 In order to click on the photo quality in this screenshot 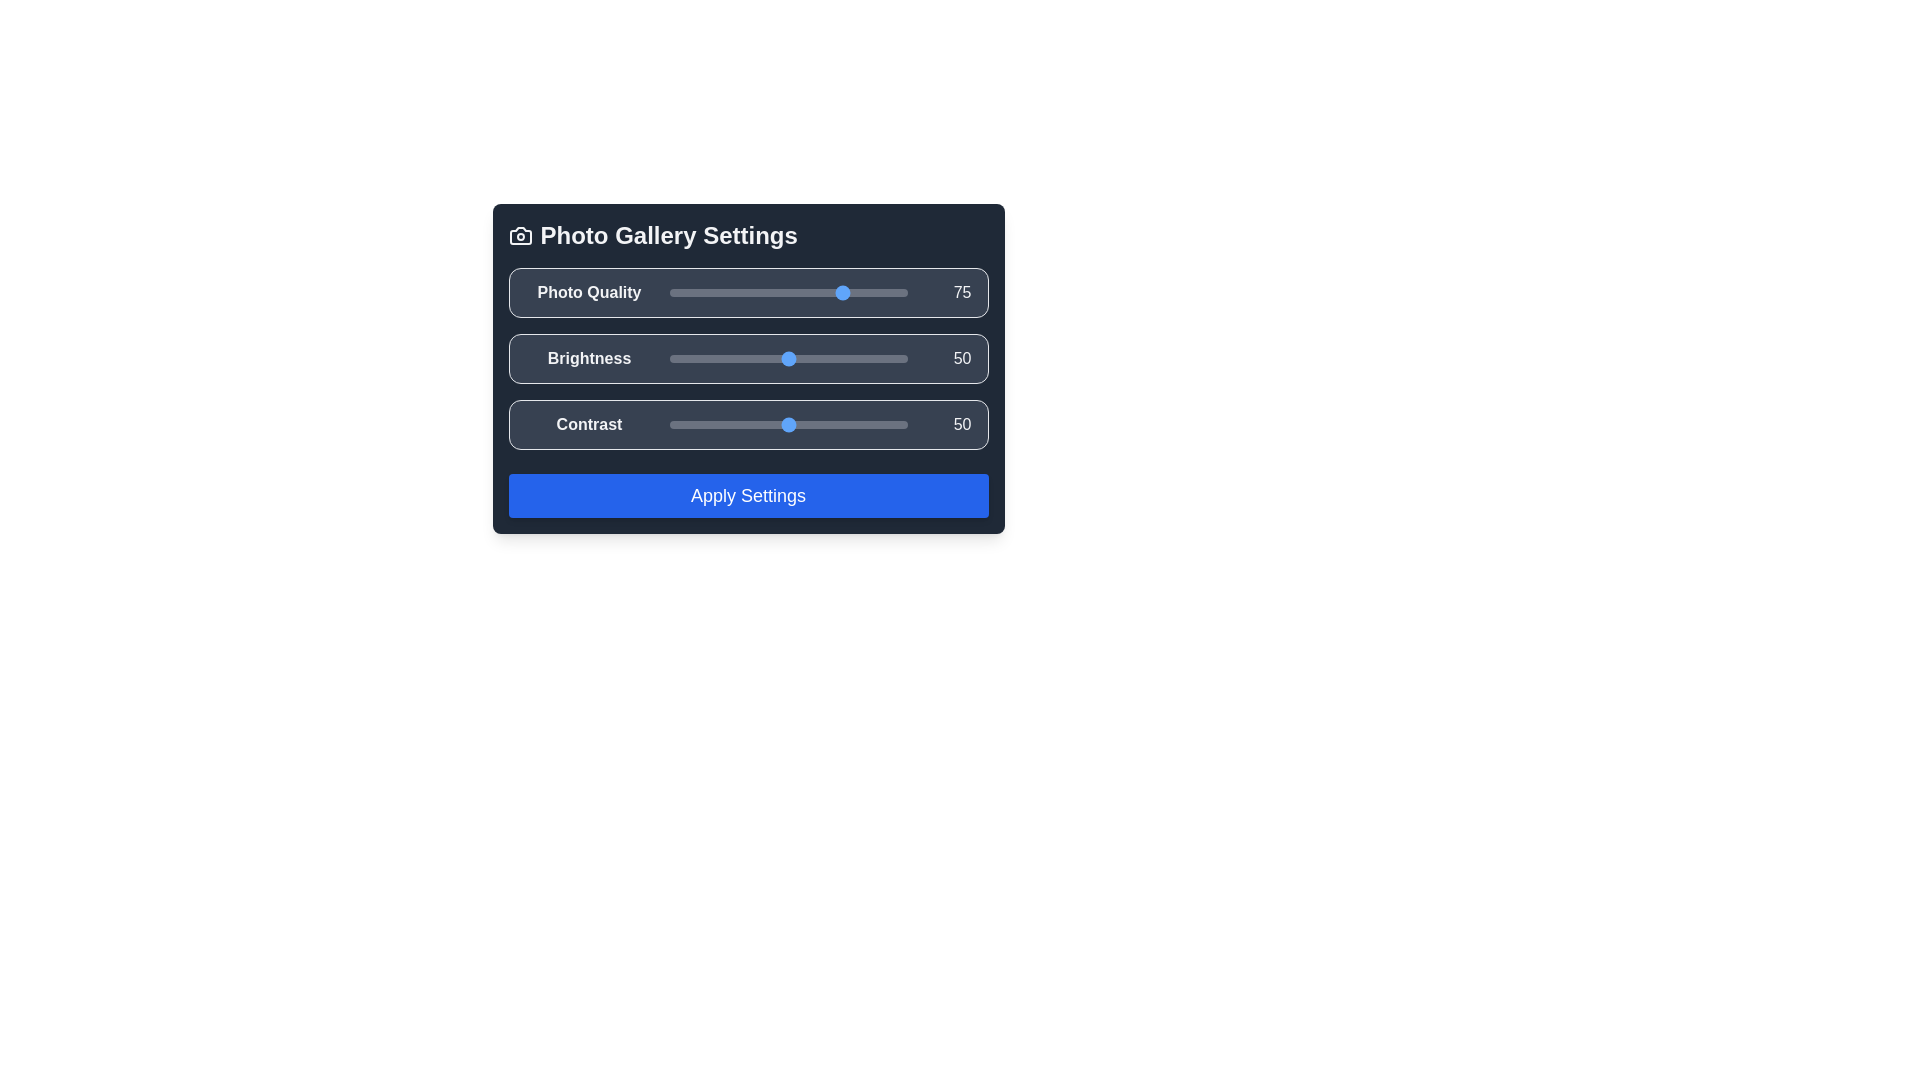, I will do `click(847, 293)`.